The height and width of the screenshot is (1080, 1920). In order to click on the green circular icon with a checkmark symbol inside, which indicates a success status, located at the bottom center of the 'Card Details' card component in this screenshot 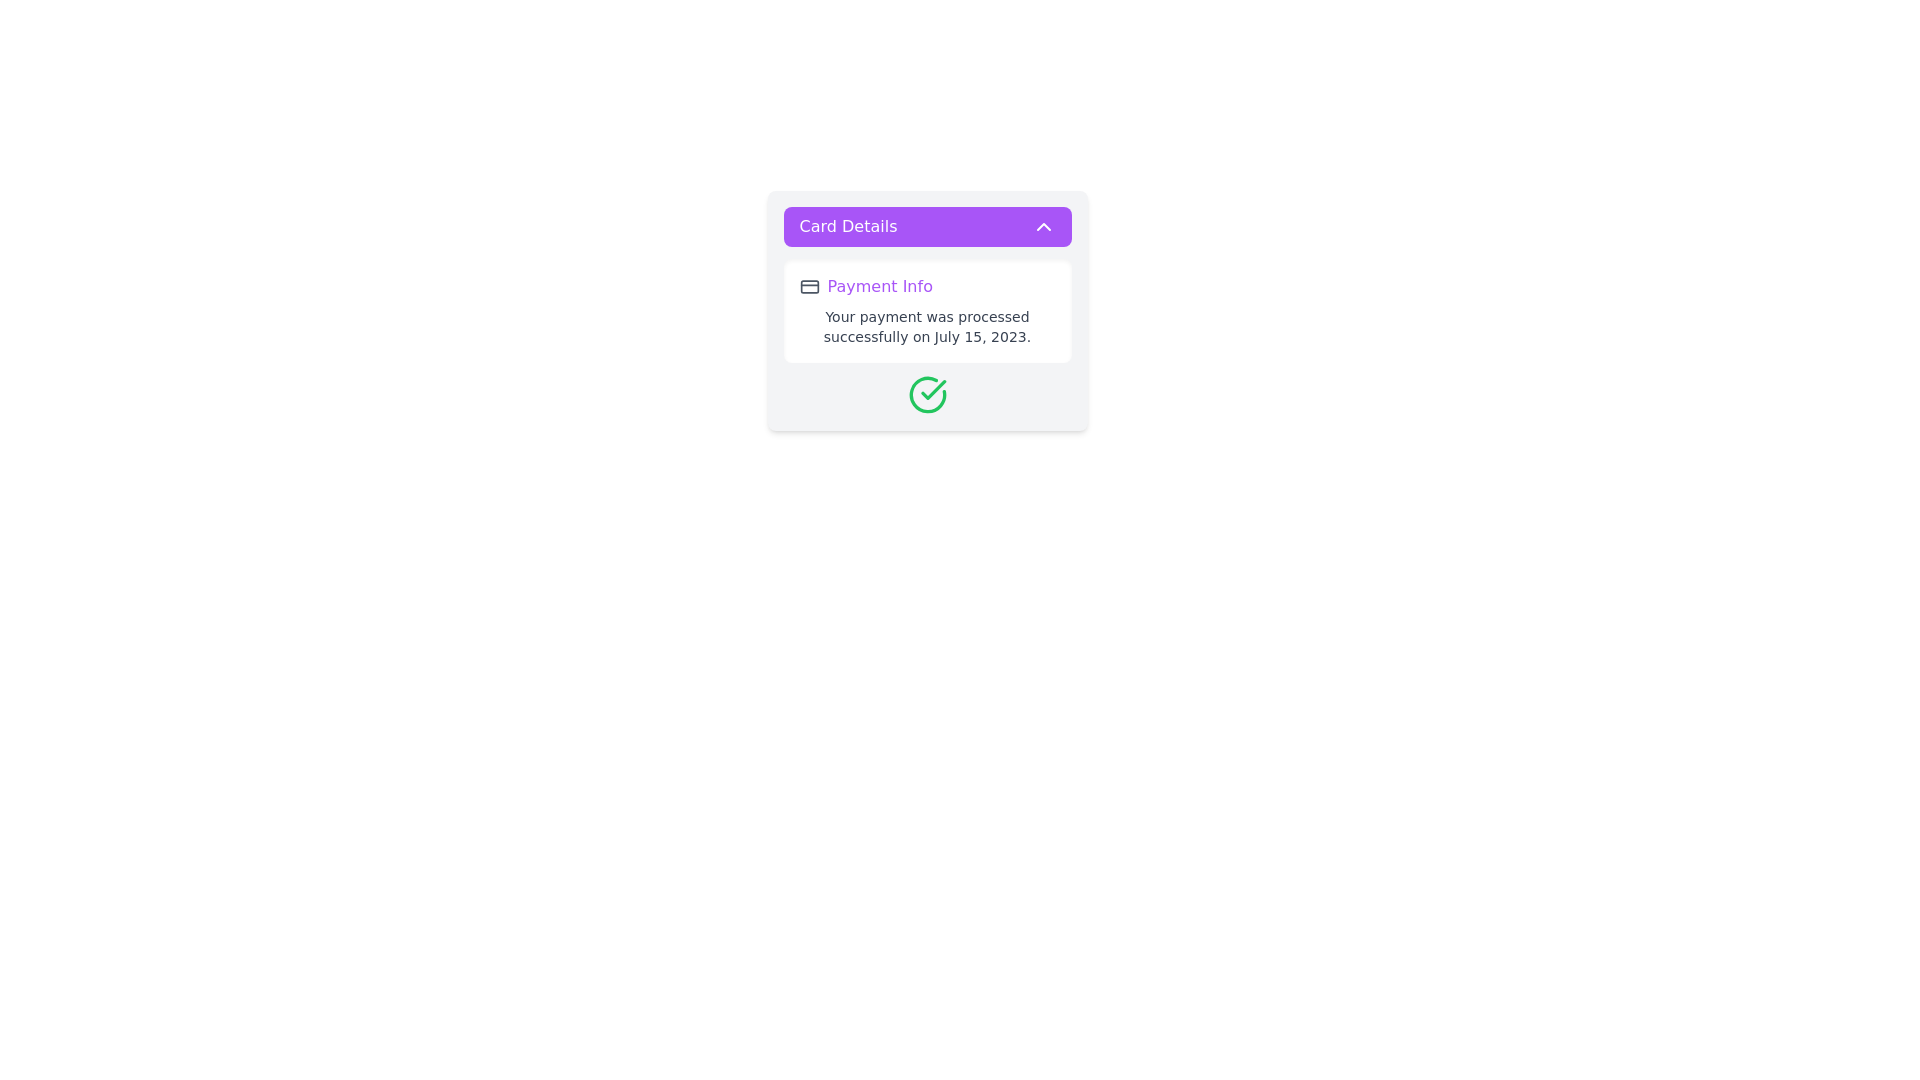, I will do `click(926, 394)`.